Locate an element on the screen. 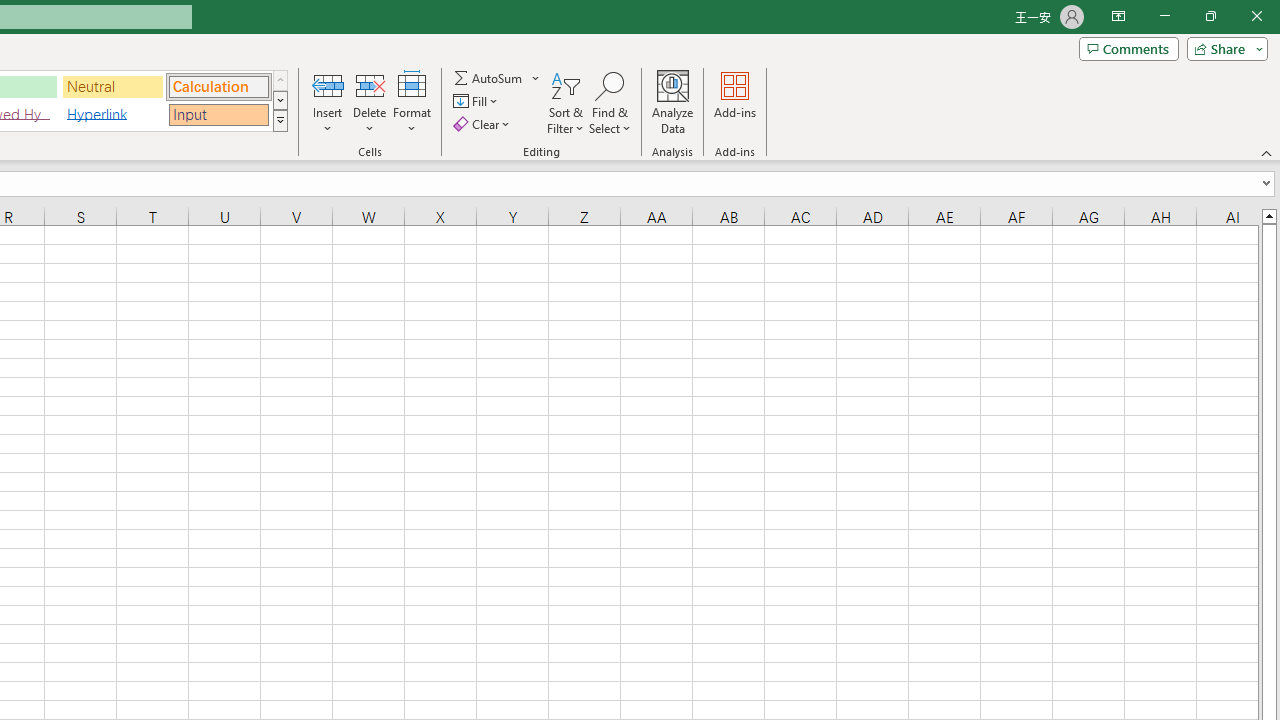 This screenshot has height=720, width=1280. 'Neutral' is located at coordinates (112, 85).